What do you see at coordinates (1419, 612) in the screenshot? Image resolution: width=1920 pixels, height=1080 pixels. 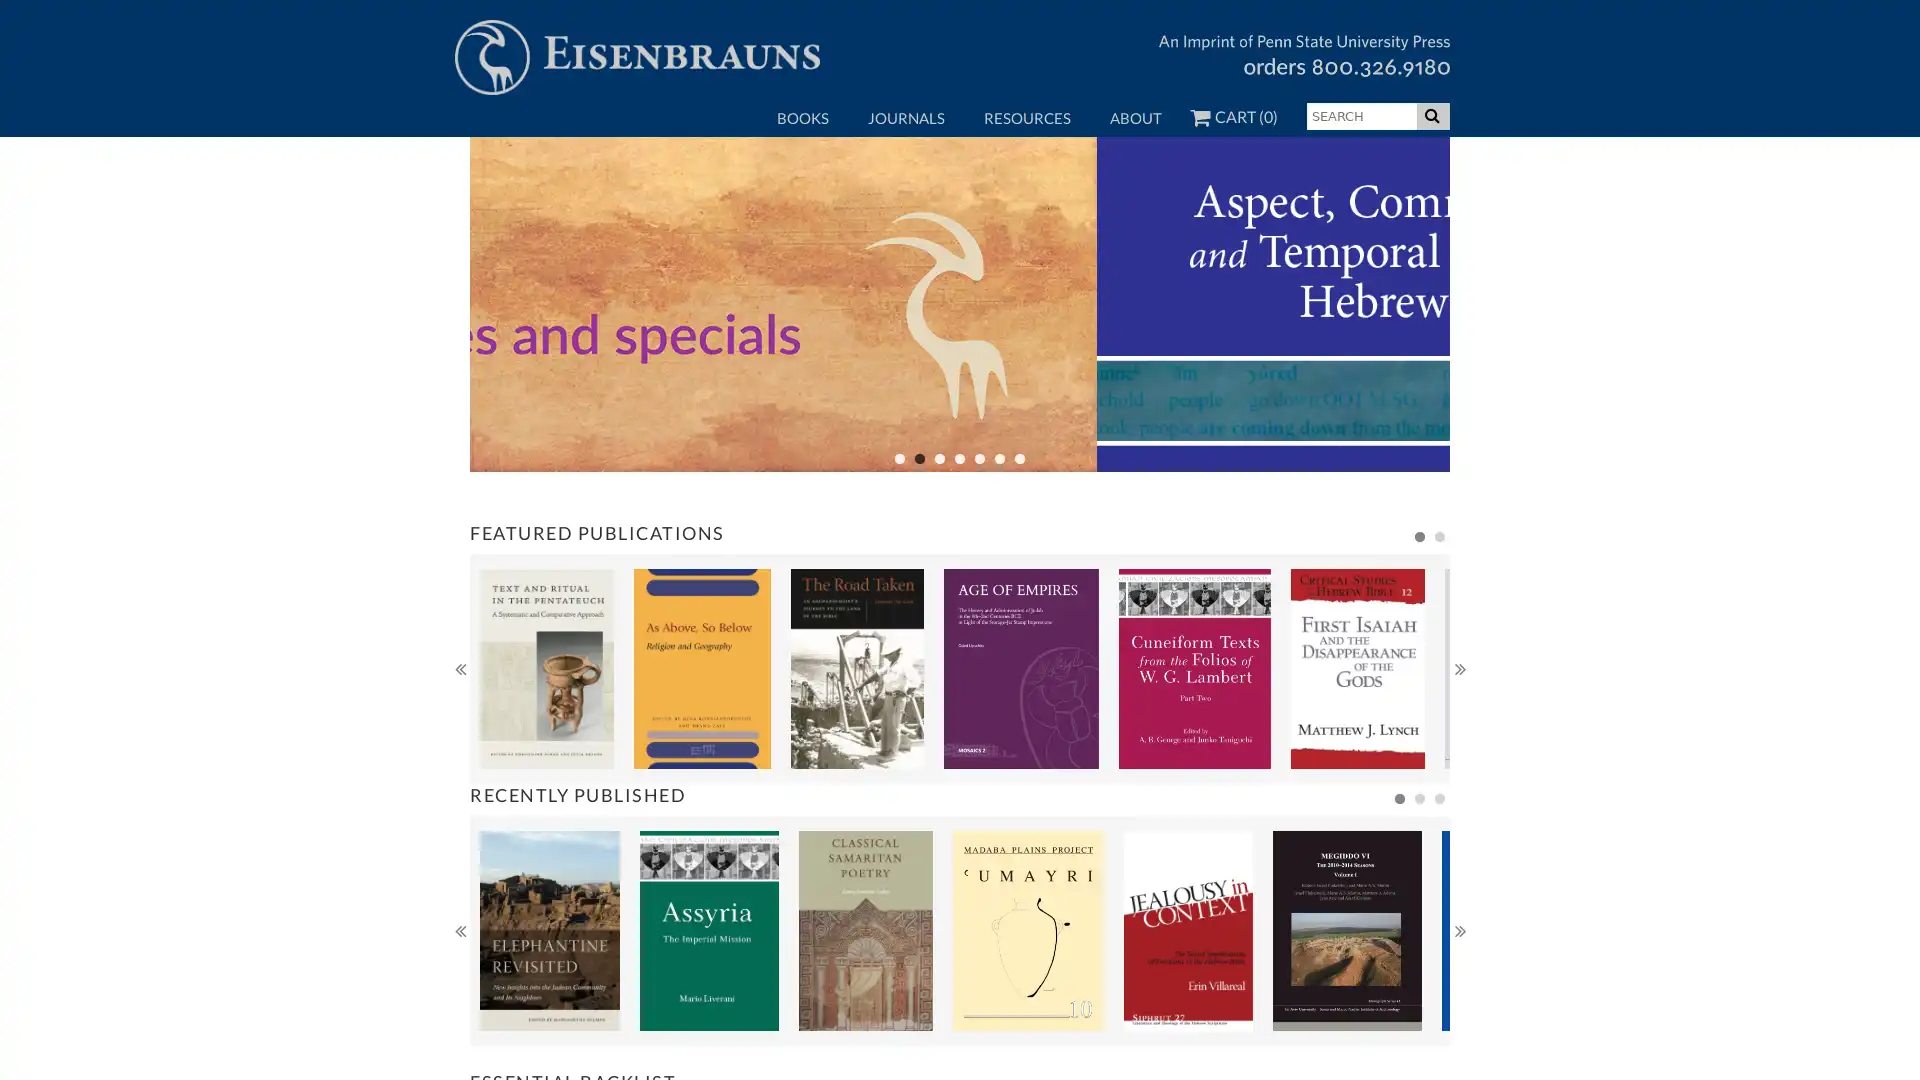 I see `1` at bounding box center [1419, 612].